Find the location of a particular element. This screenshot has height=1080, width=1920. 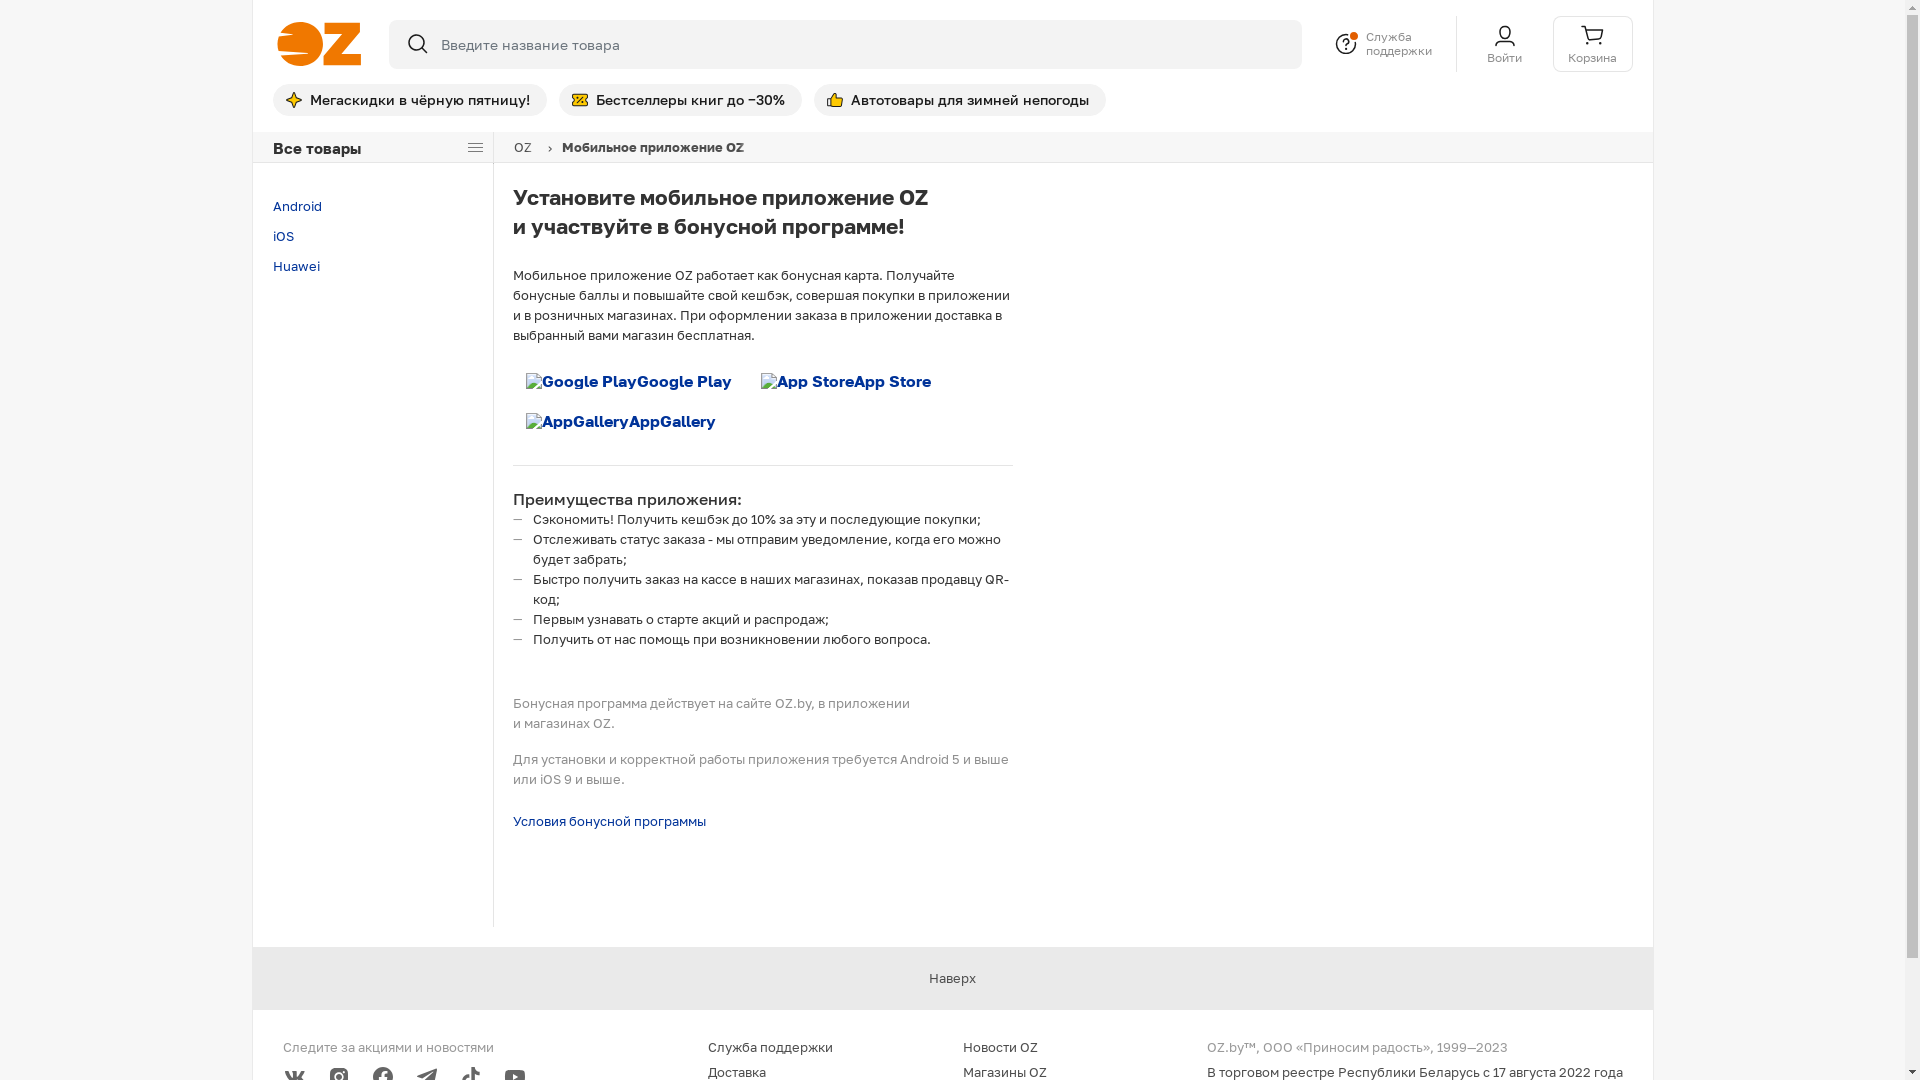

'App Store' is located at coordinates (845, 381).